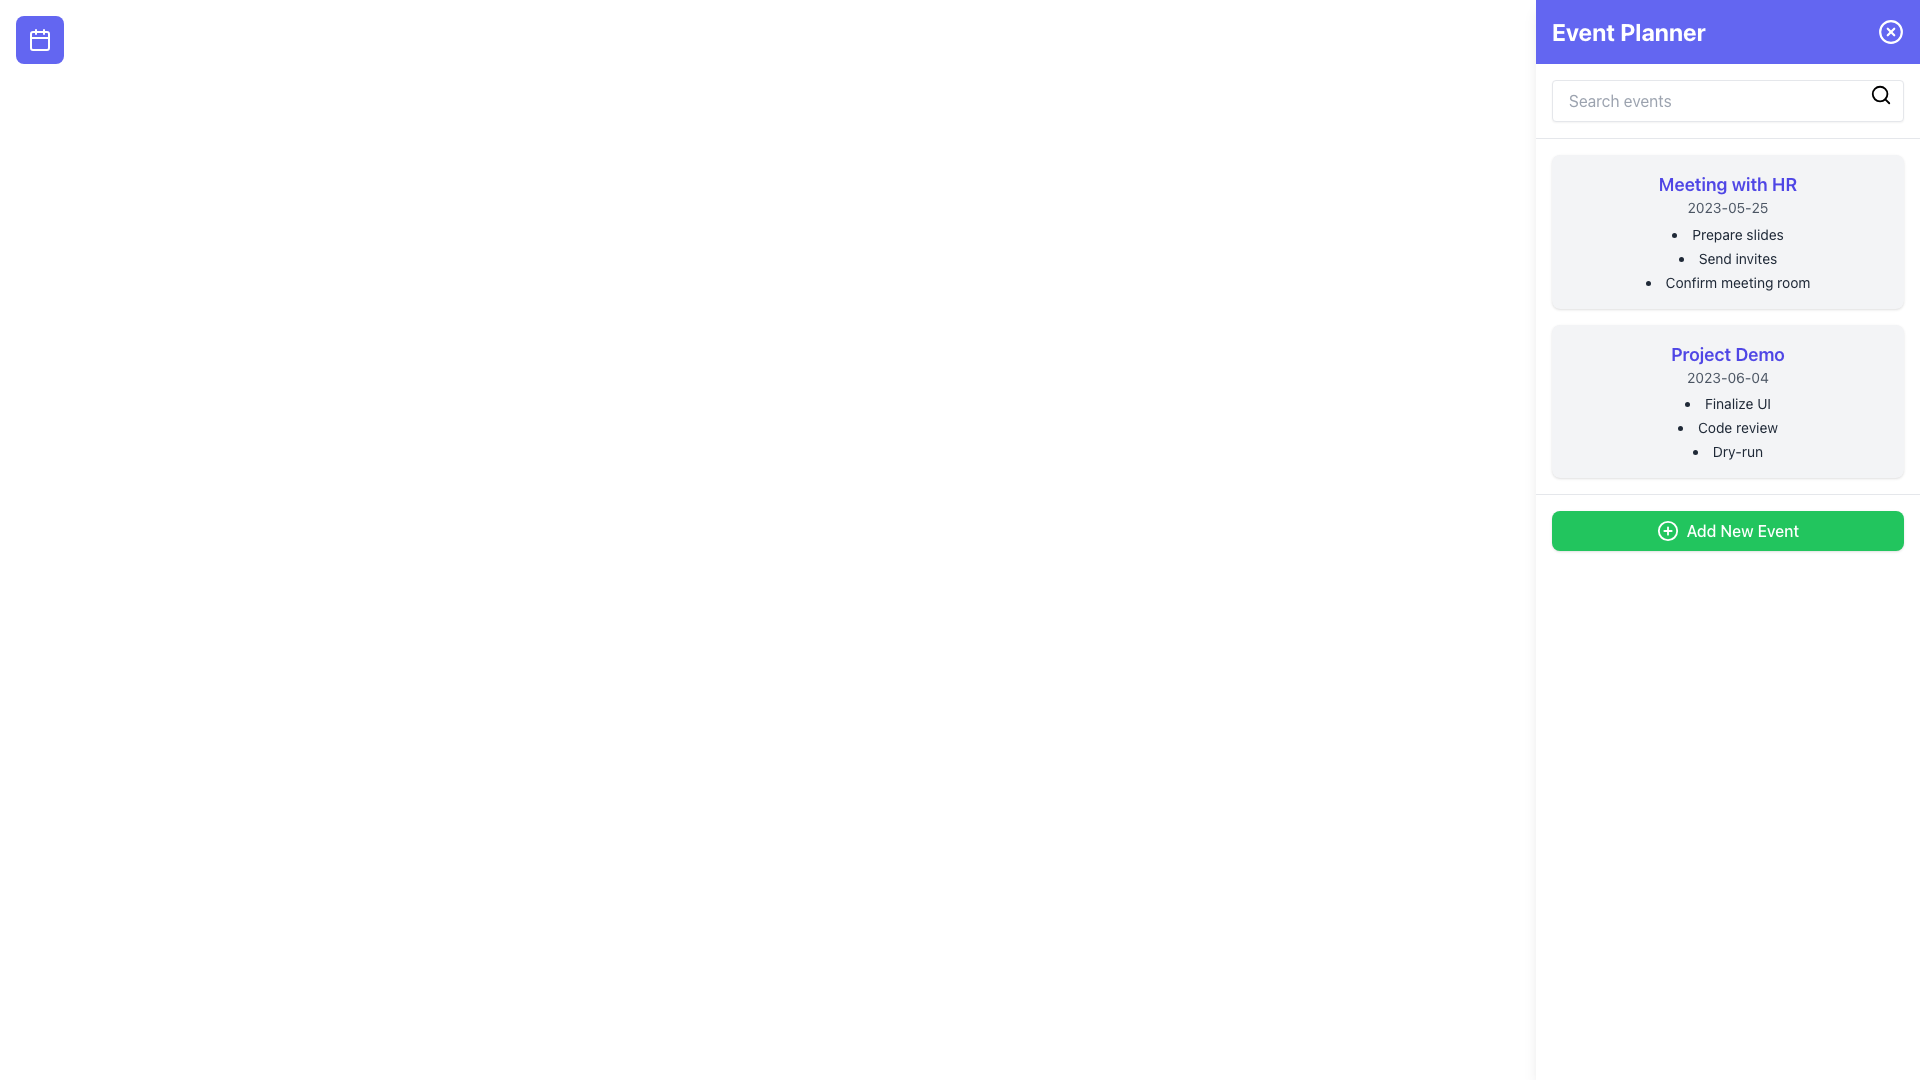 The width and height of the screenshot is (1920, 1080). Describe the element at coordinates (1667, 530) in the screenshot. I see `the 'Add New Event' button by targeting the central circle element within its icon layout` at that location.